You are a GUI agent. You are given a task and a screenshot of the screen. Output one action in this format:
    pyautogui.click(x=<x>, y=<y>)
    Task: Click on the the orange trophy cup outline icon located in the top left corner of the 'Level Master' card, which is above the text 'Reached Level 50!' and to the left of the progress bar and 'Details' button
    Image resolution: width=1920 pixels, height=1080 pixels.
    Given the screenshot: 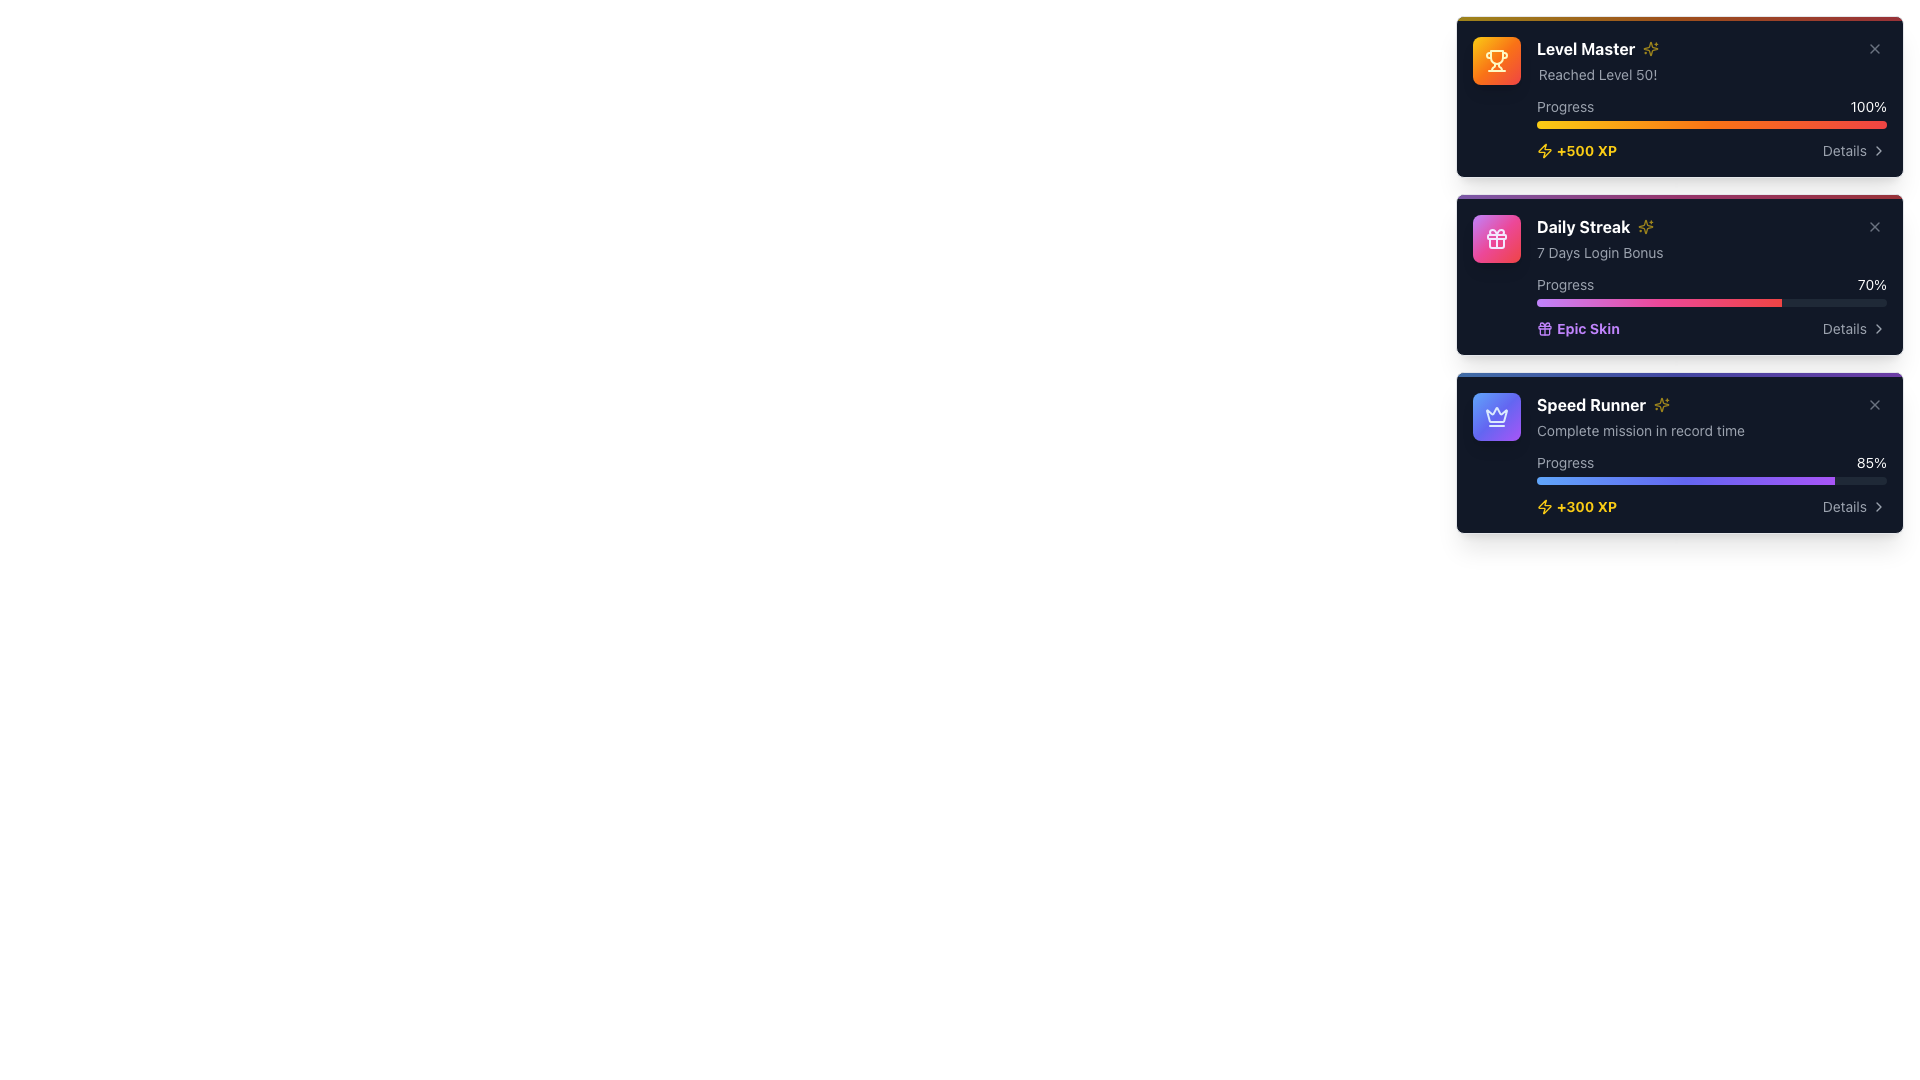 What is the action you would take?
    pyautogui.click(x=1497, y=56)
    